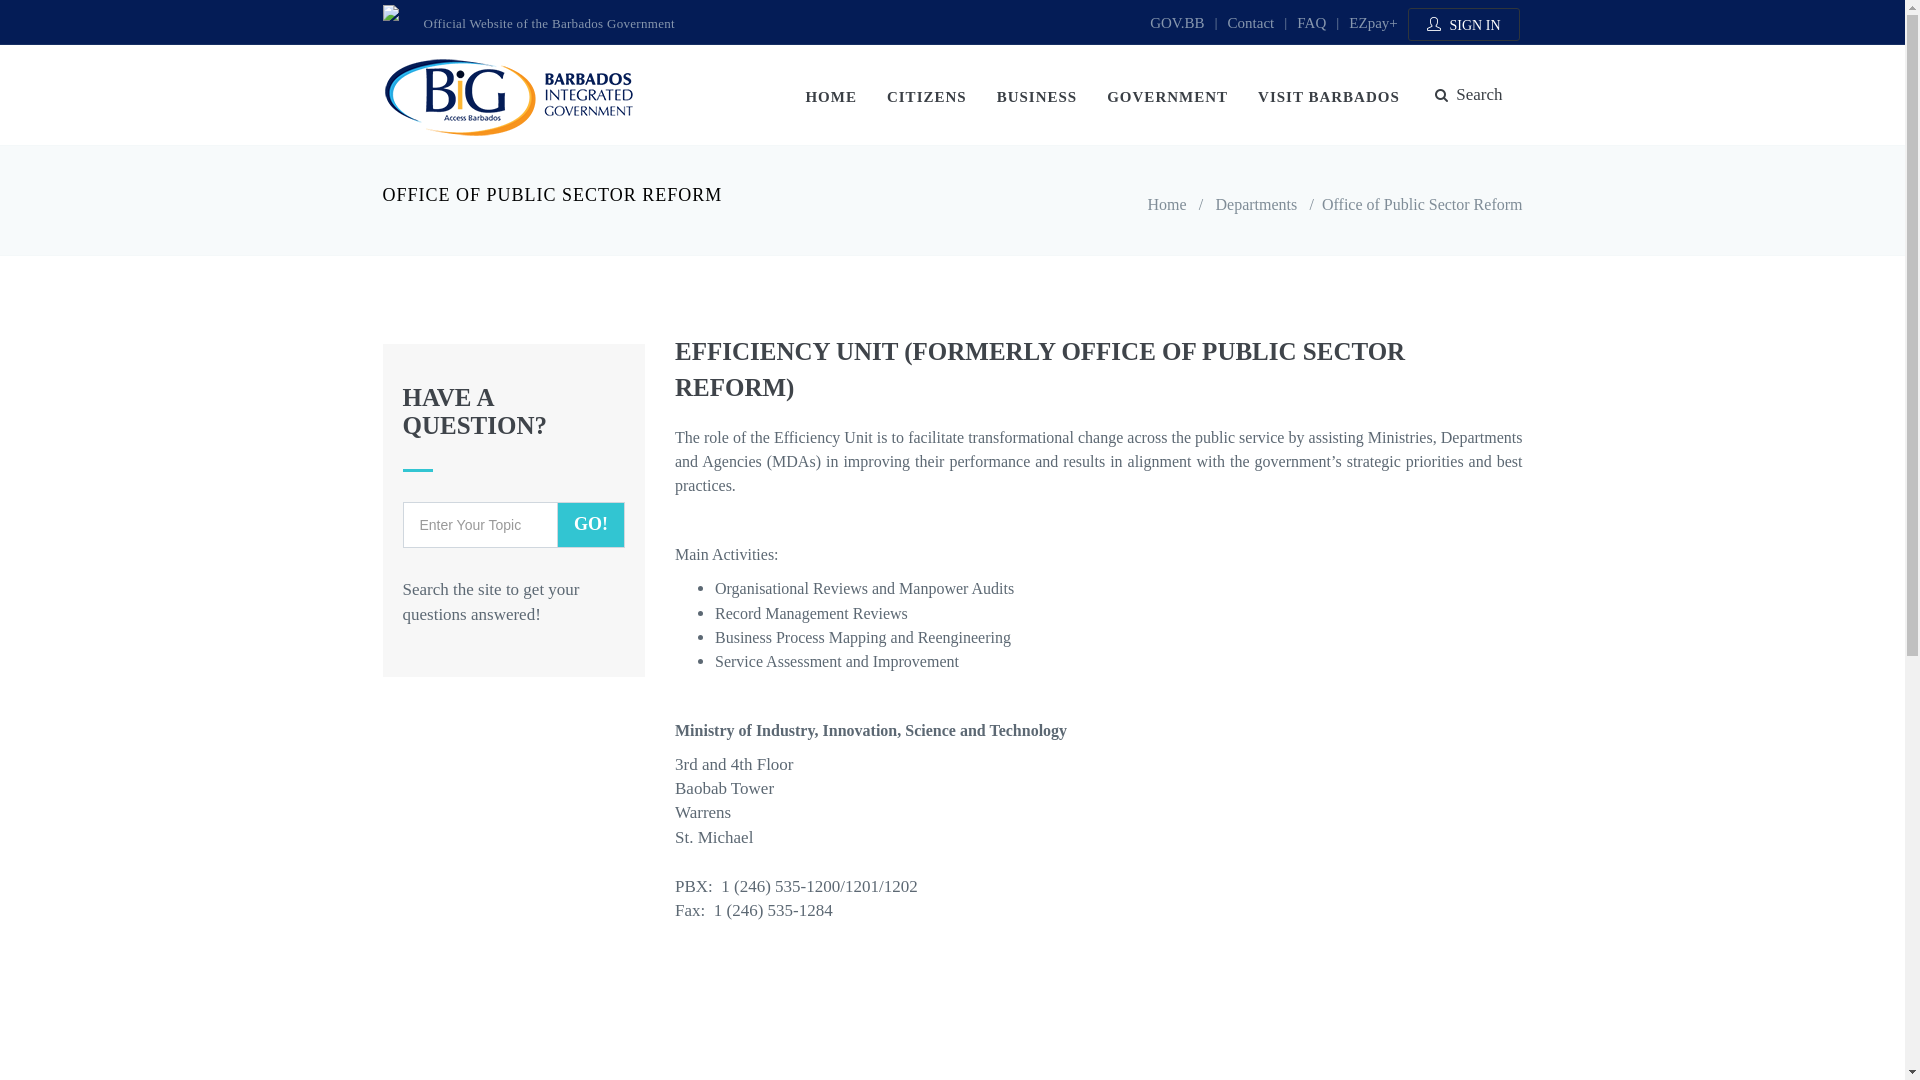 The width and height of the screenshot is (1920, 1080). Describe the element at coordinates (1176, 23) in the screenshot. I see `'GOV.BB'` at that location.